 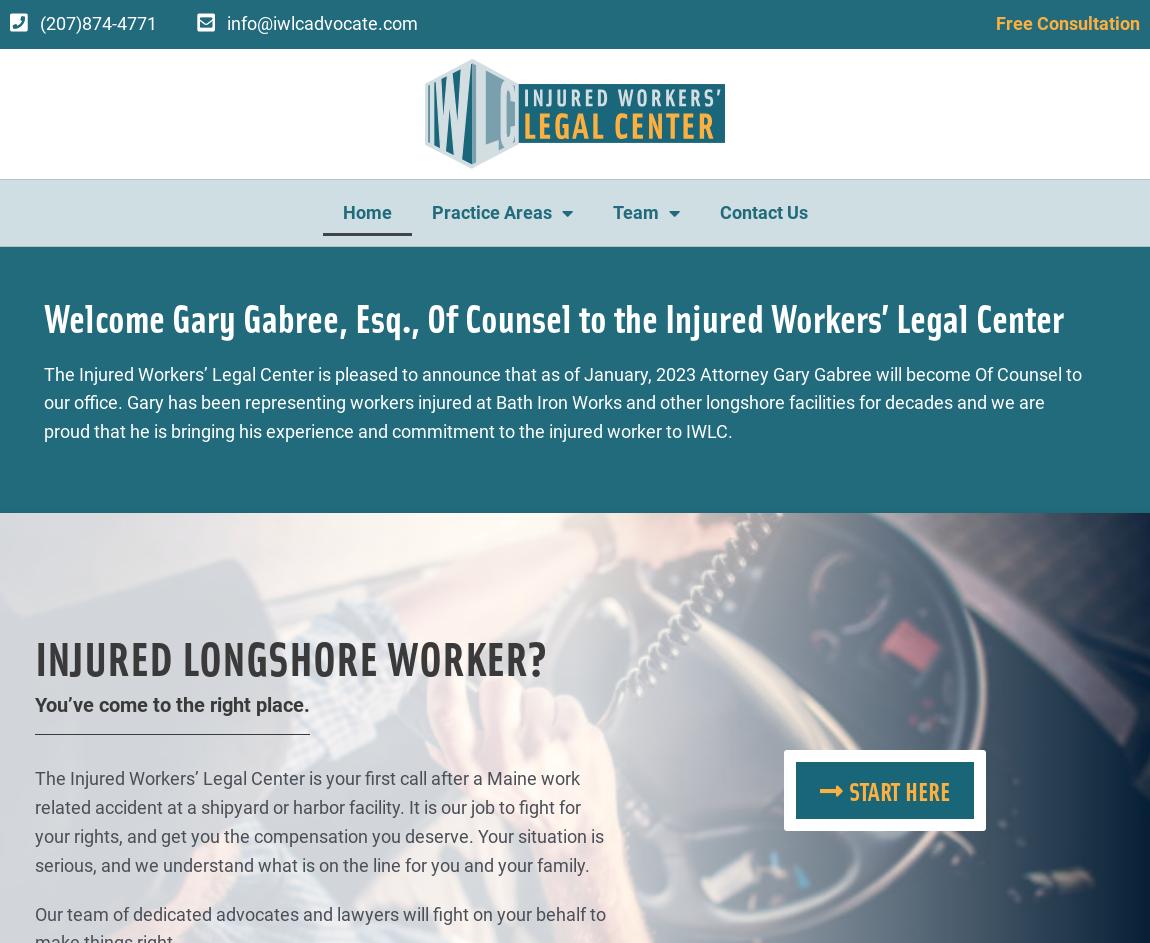 What do you see at coordinates (762, 211) in the screenshot?
I see `'Contact Us'` at bounding box center [762, 211].